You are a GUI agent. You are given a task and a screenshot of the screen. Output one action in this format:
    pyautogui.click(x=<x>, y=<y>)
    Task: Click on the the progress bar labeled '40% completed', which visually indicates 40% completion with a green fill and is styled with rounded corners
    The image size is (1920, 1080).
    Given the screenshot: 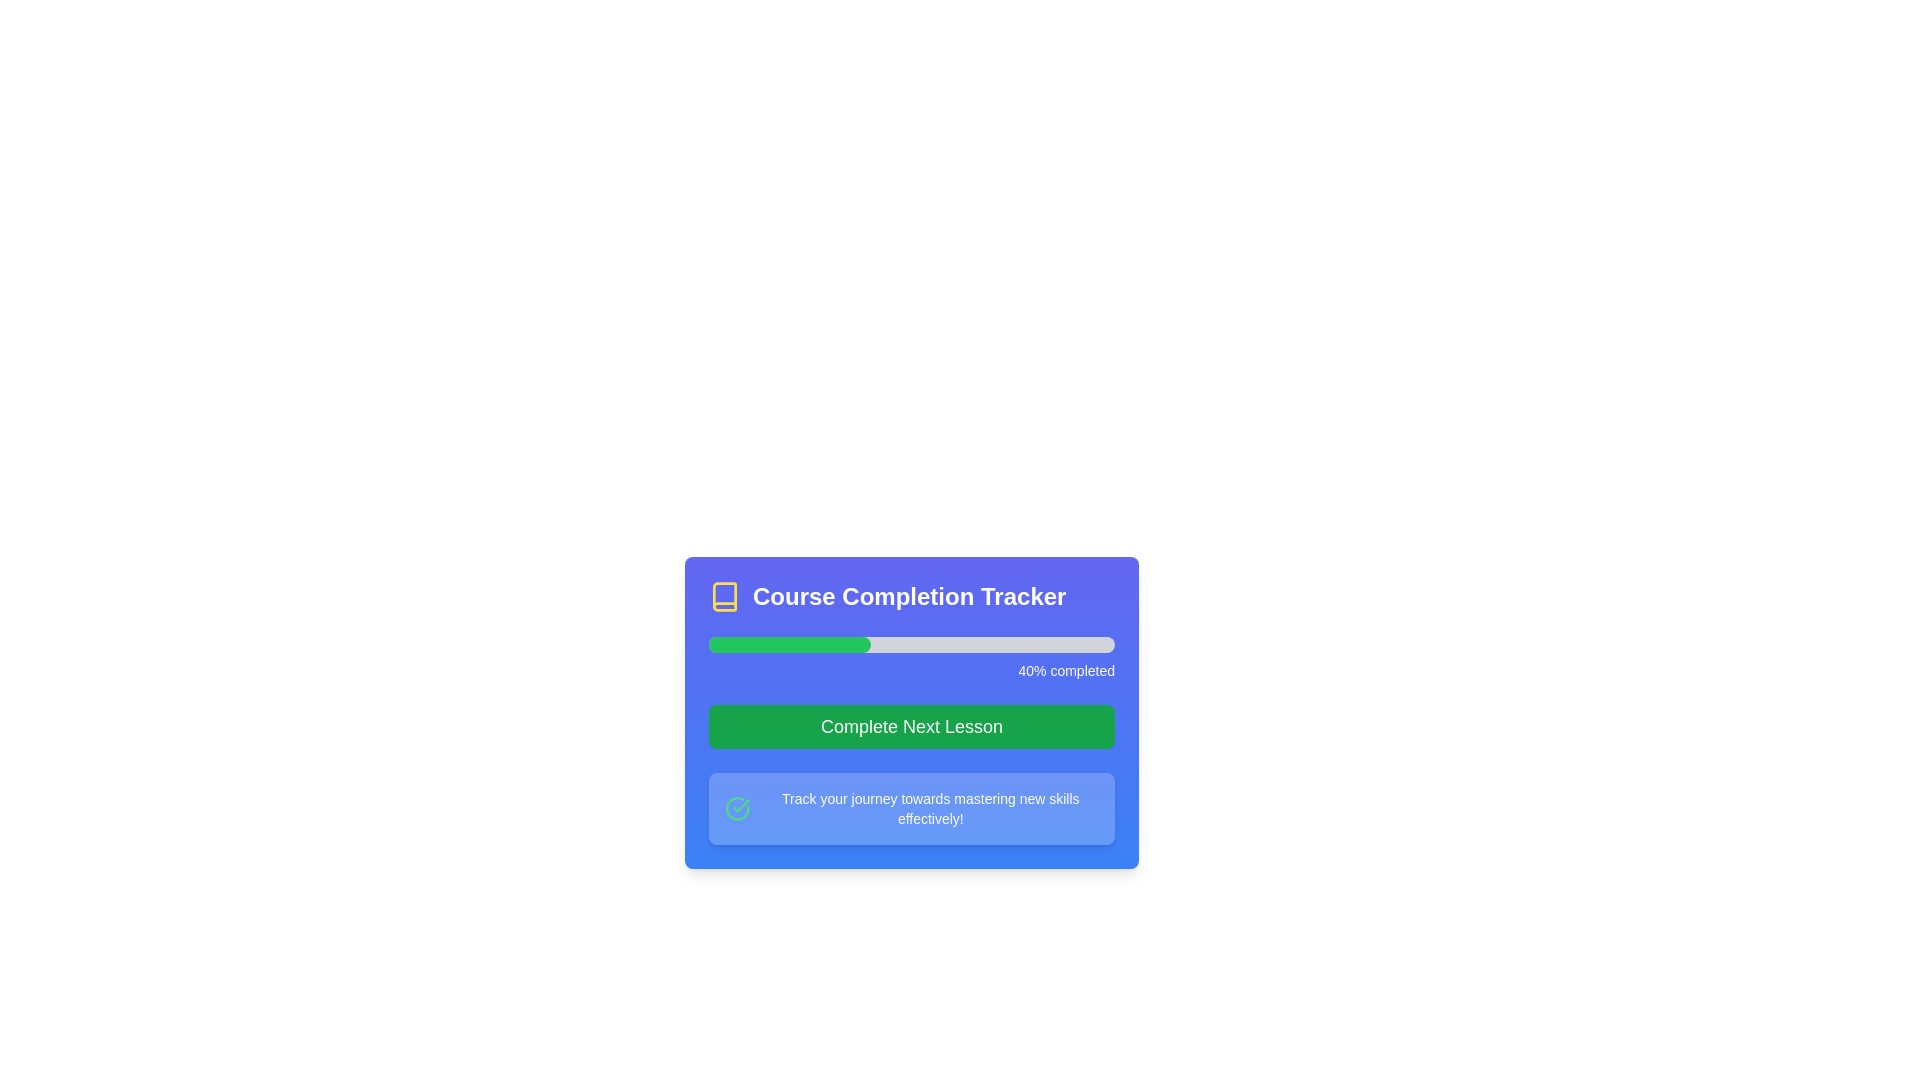 What is the action you would take?
    pyautogui.click(x=911, y=659)
    